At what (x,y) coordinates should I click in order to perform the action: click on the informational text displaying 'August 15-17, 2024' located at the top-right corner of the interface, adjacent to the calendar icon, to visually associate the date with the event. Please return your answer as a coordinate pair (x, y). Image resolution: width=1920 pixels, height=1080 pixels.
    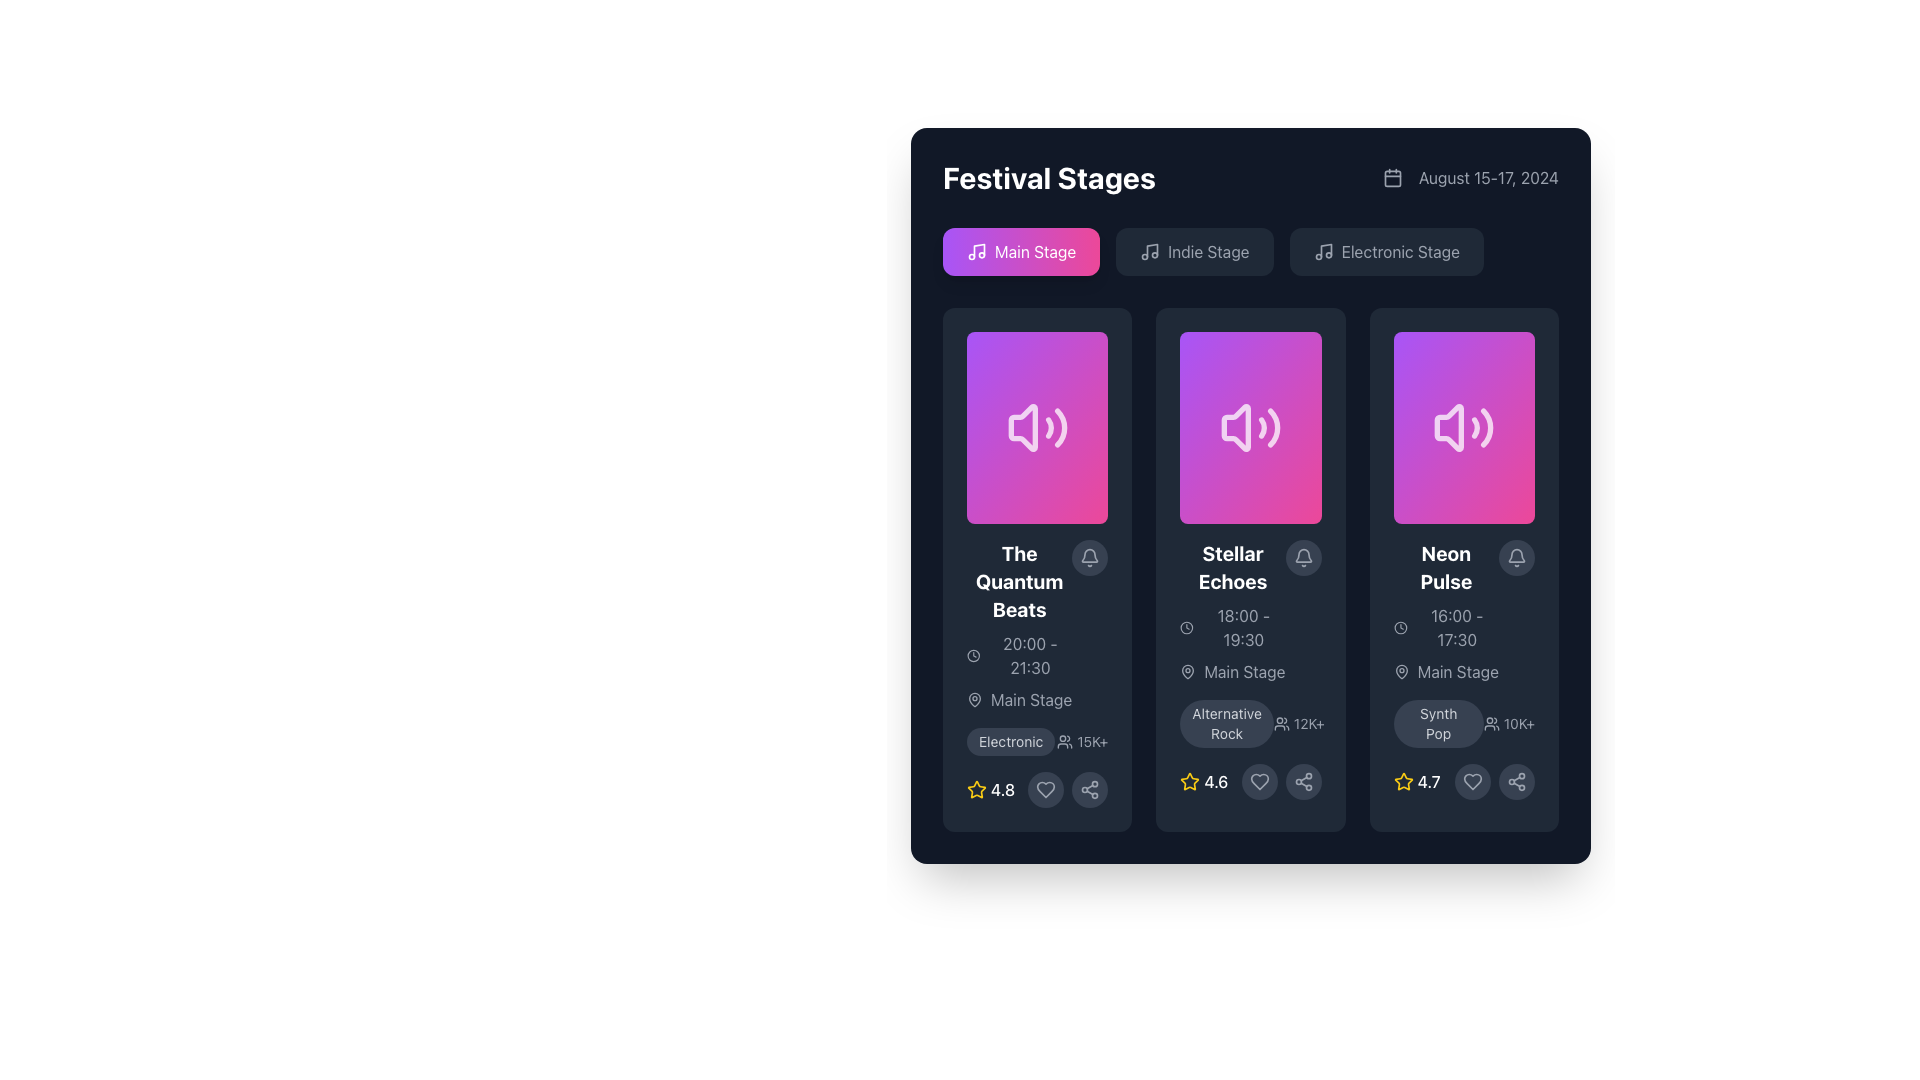
    Looking at the image, I should click on (1470, 176).